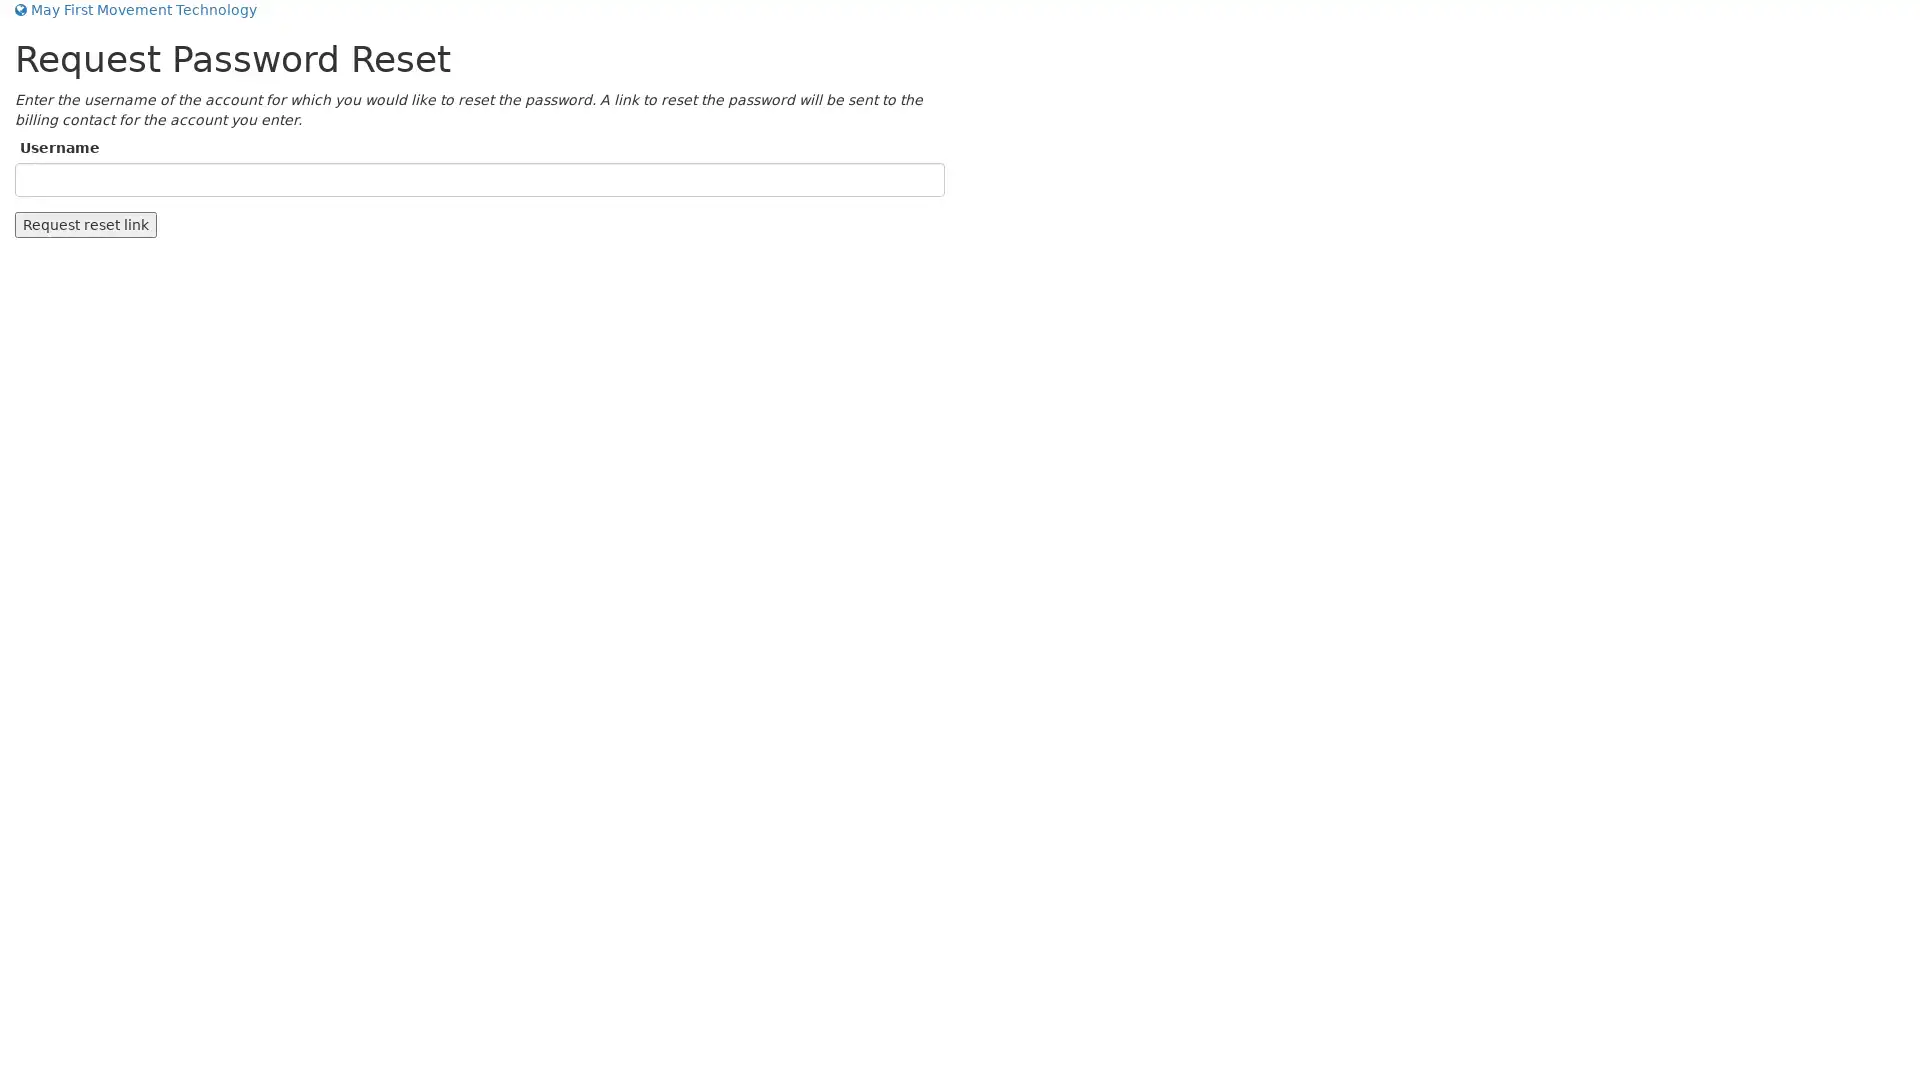  What do you see at coordinates (85, 223) in the screenshot?
I see `Request reset link` at bounding box center [85, 223].